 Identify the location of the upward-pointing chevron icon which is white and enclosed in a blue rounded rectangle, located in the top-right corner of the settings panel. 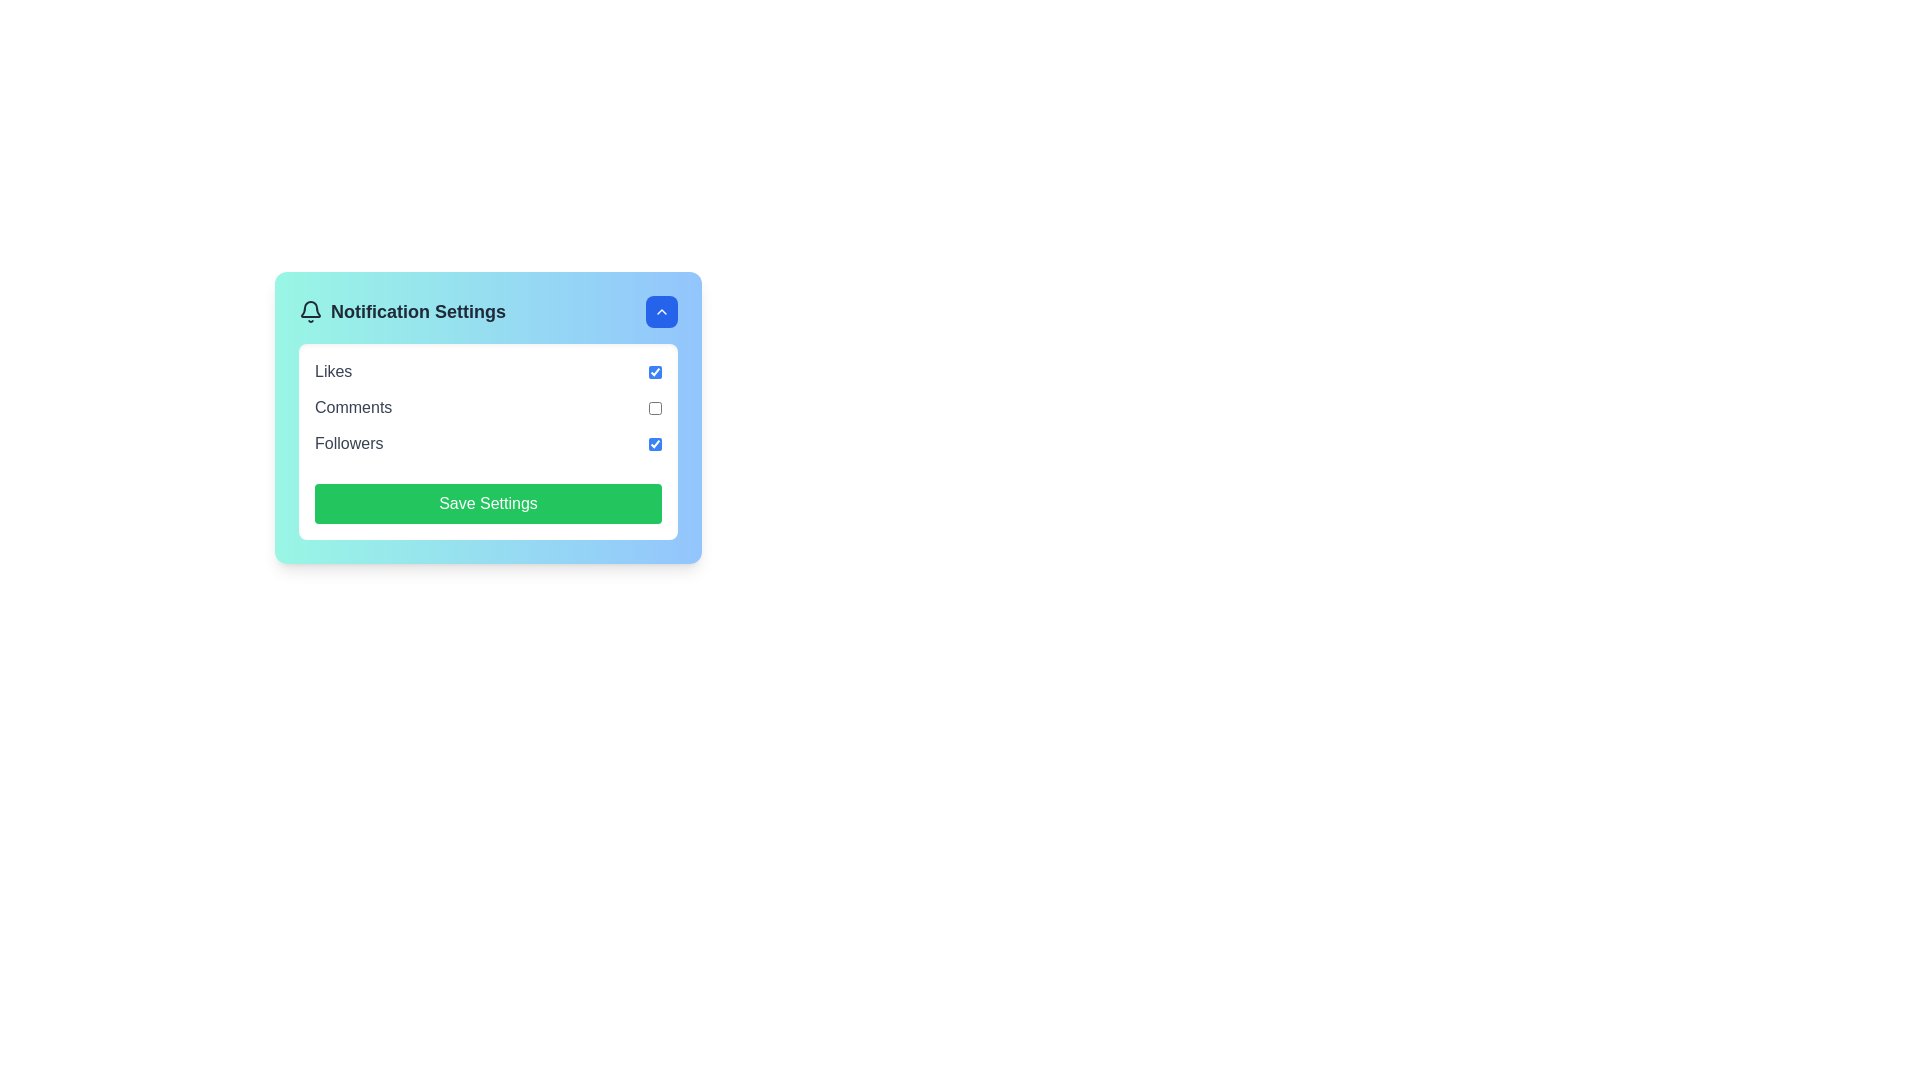
(662, 312).